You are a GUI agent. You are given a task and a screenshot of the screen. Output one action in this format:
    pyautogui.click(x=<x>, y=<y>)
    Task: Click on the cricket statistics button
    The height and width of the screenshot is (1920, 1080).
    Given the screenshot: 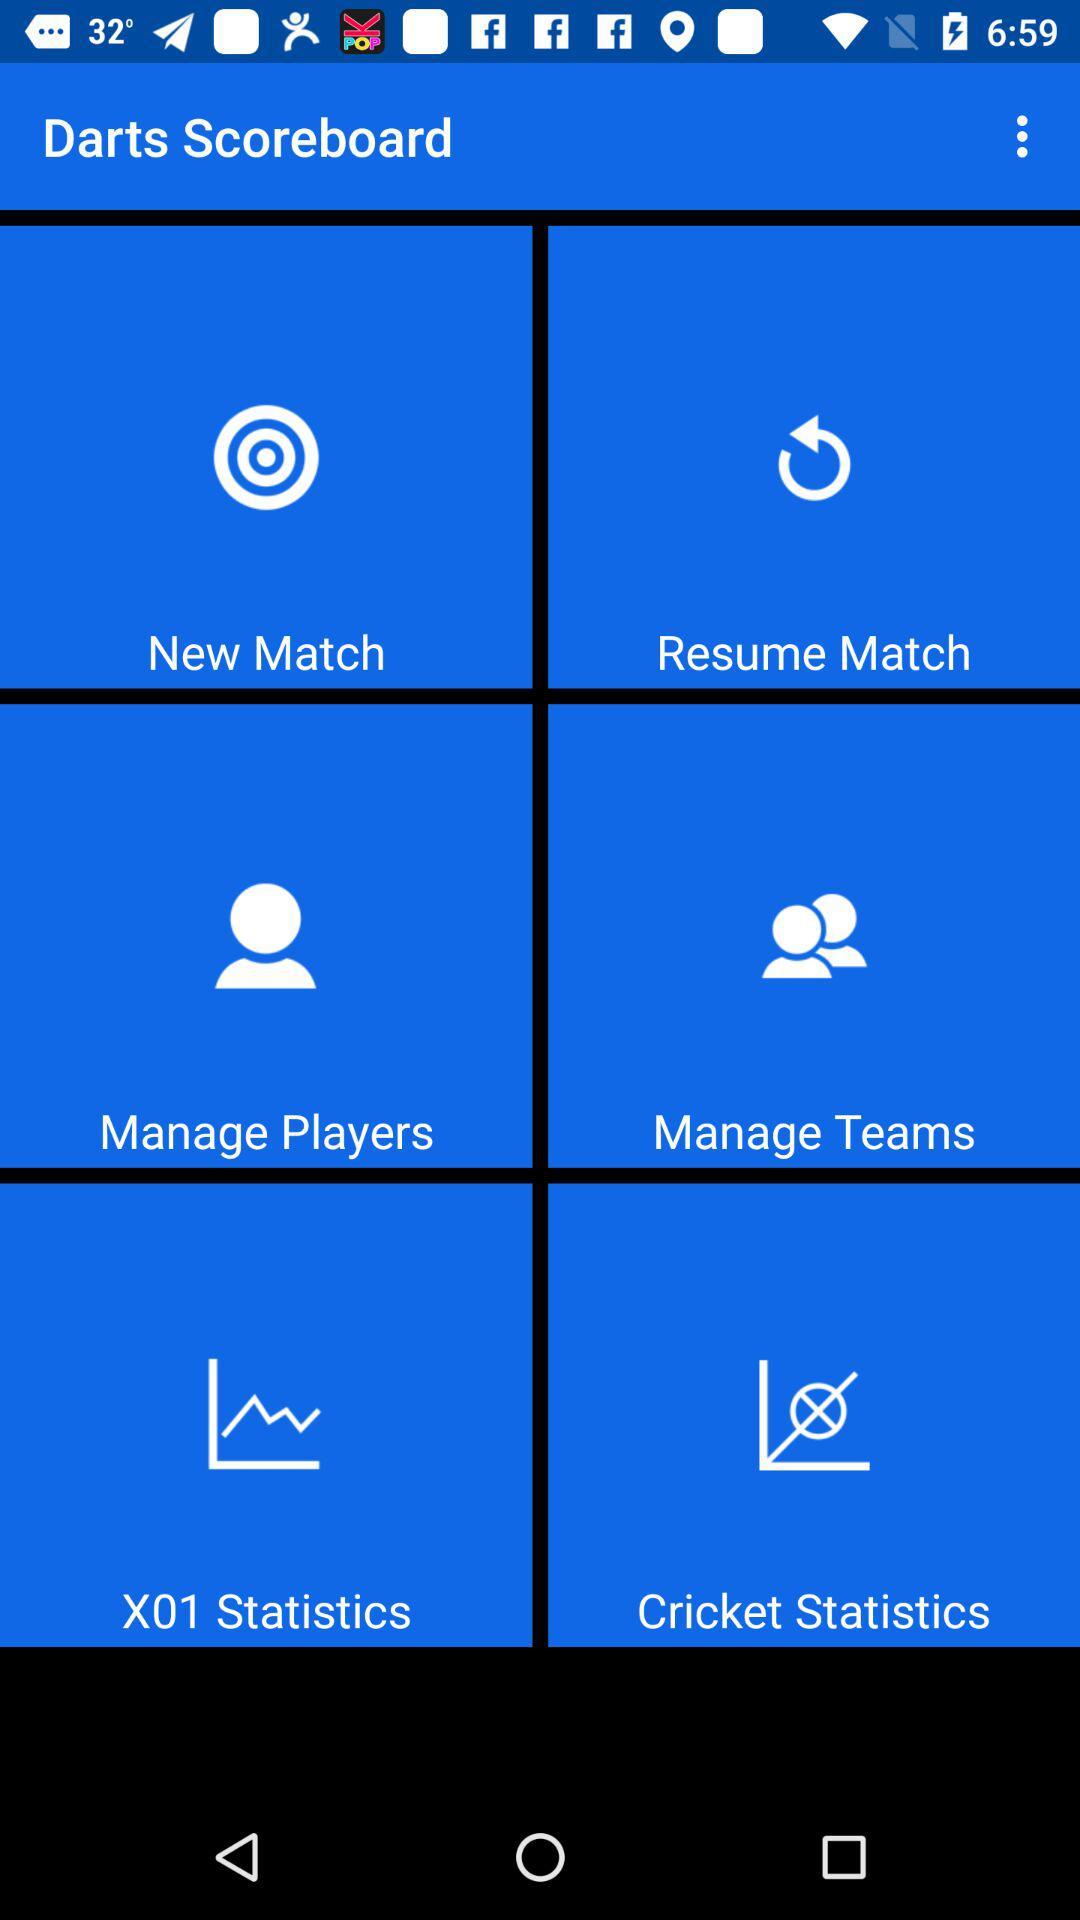 What is the action you would take?
    pyautogui.click(x=814, y=1414)
    